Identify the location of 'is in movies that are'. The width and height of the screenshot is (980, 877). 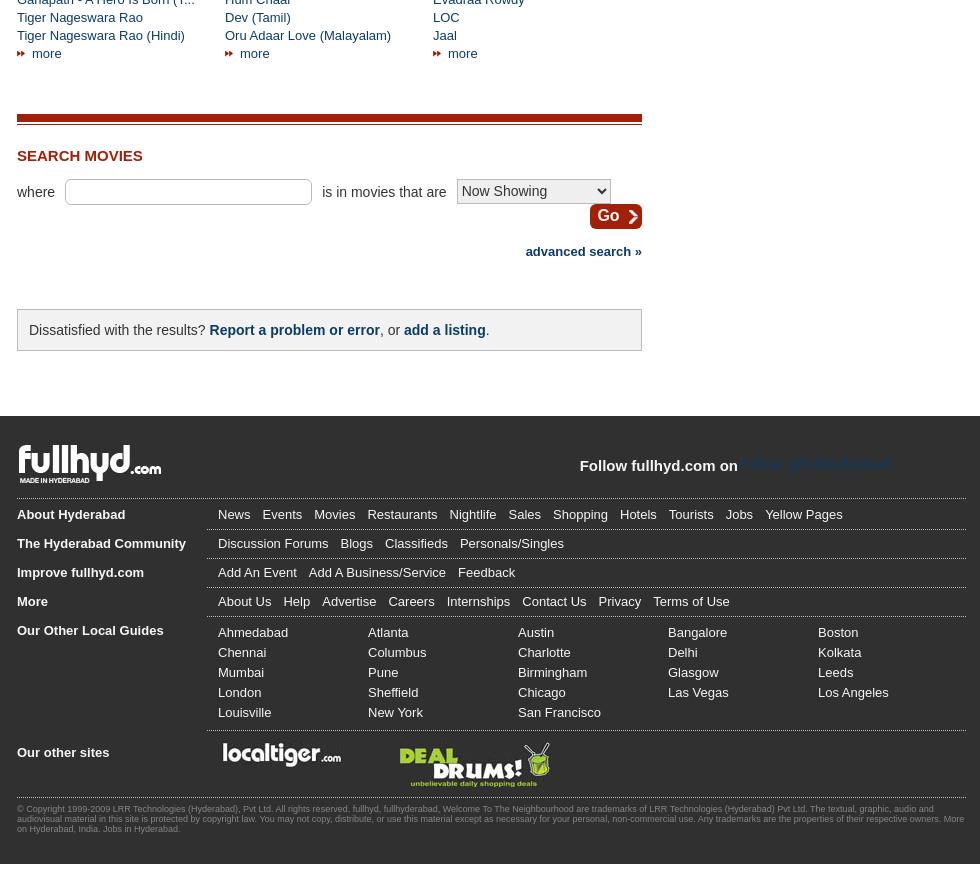
(383, 191).